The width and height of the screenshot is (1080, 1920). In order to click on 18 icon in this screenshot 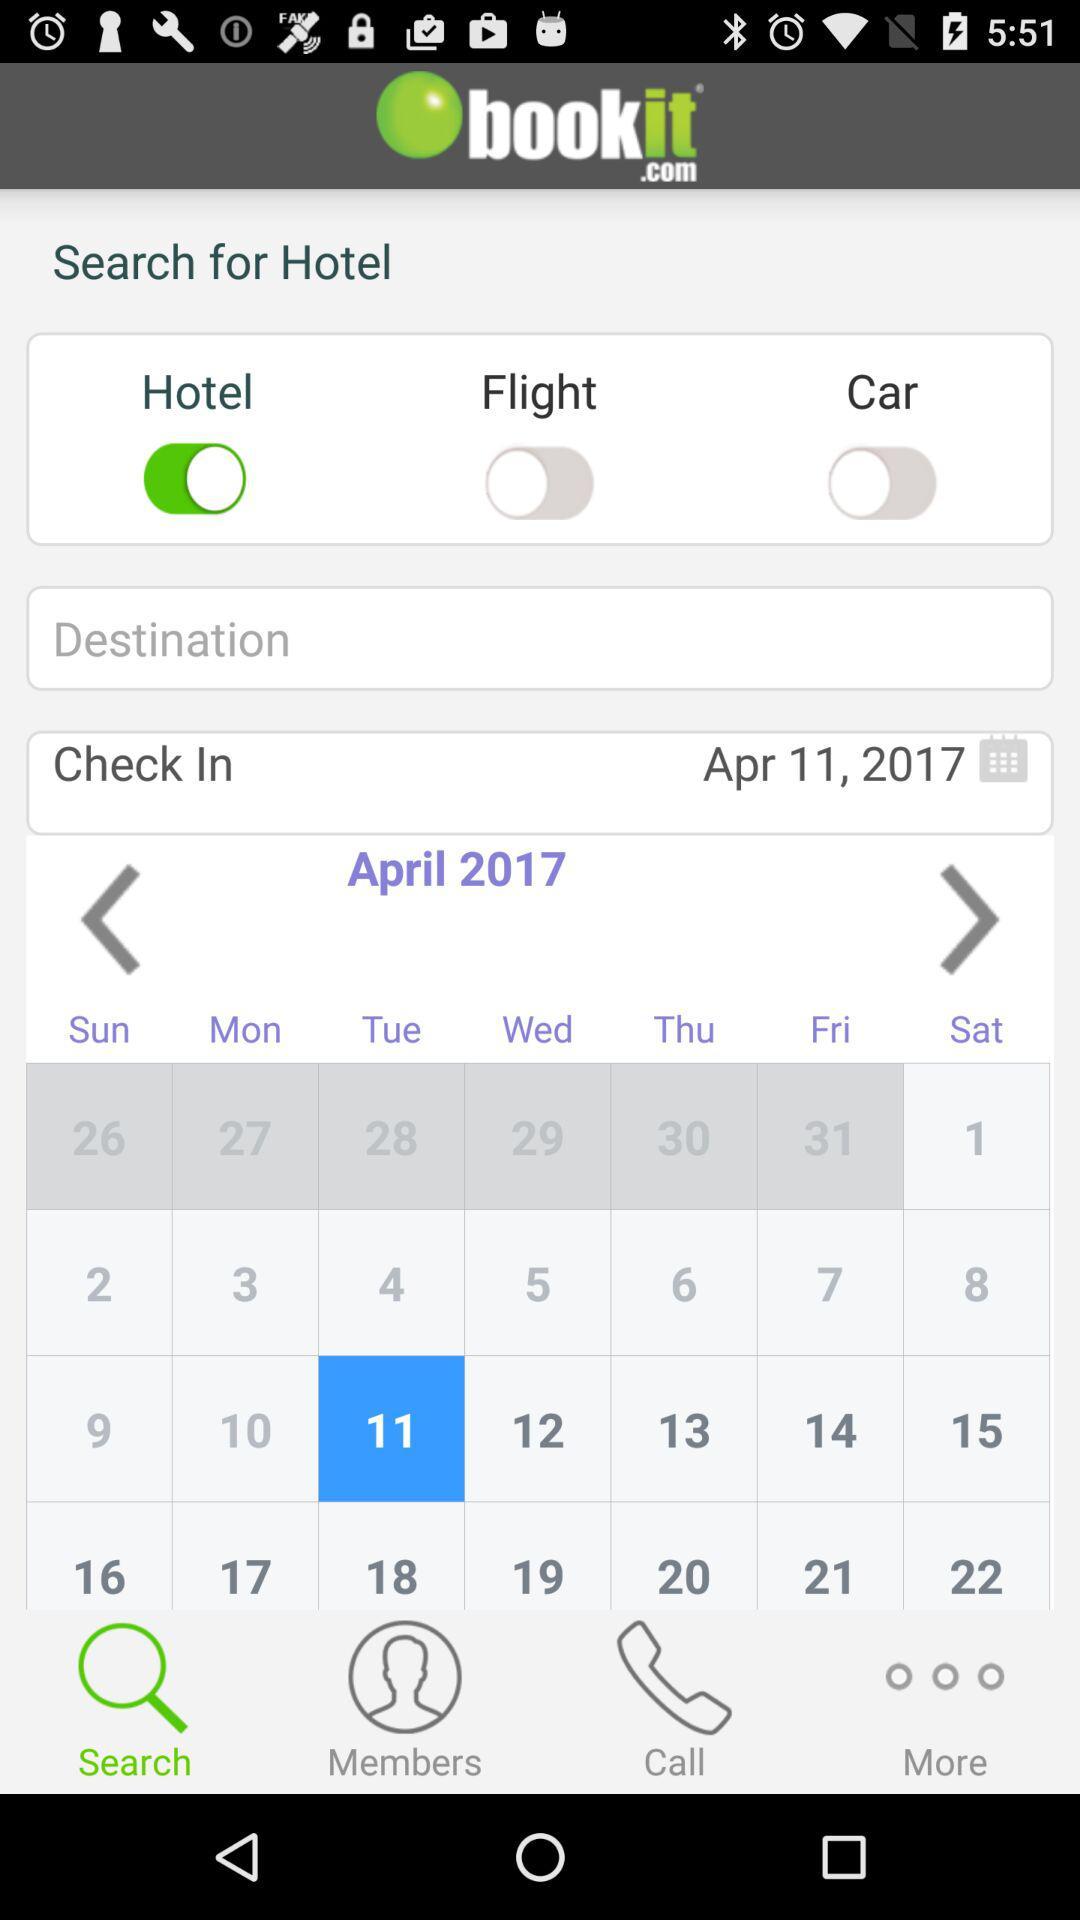, I will do `click(391, 1554)`.